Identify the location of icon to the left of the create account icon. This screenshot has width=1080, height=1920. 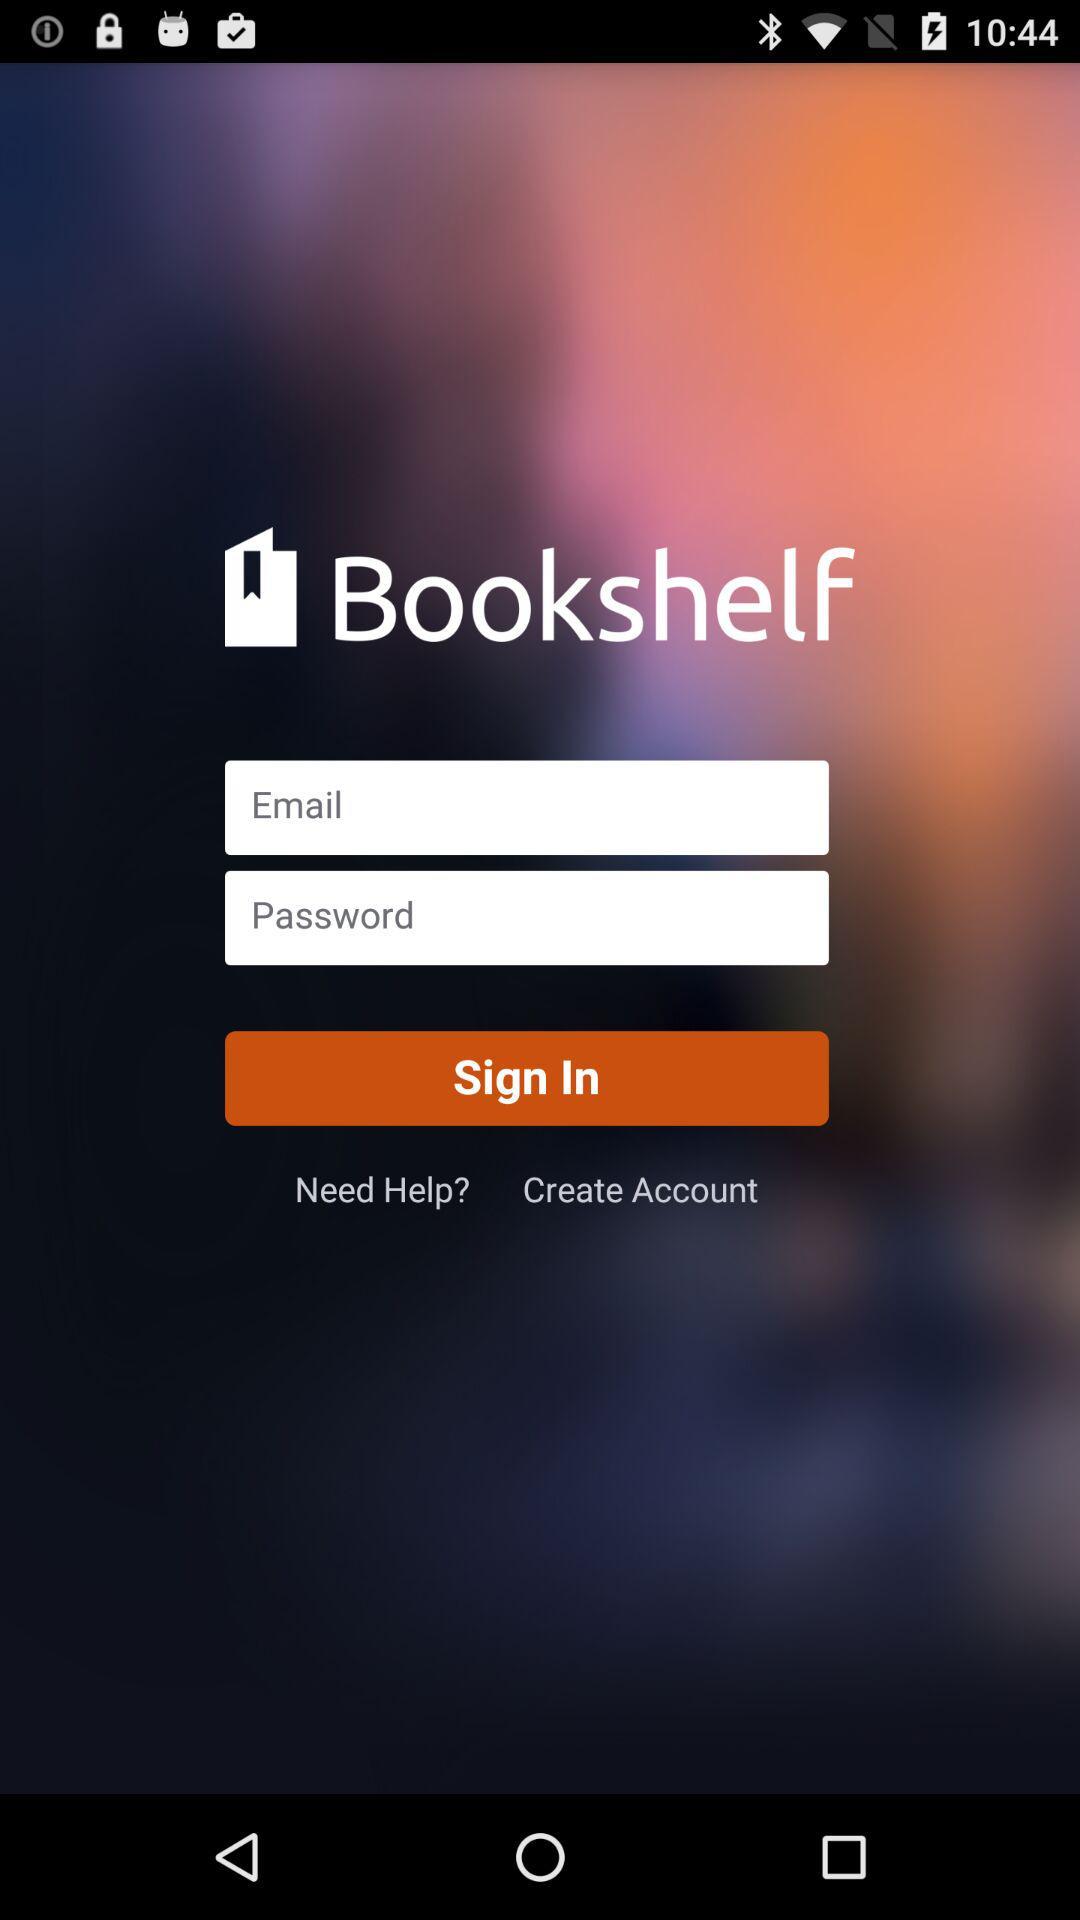
(407, 1188).